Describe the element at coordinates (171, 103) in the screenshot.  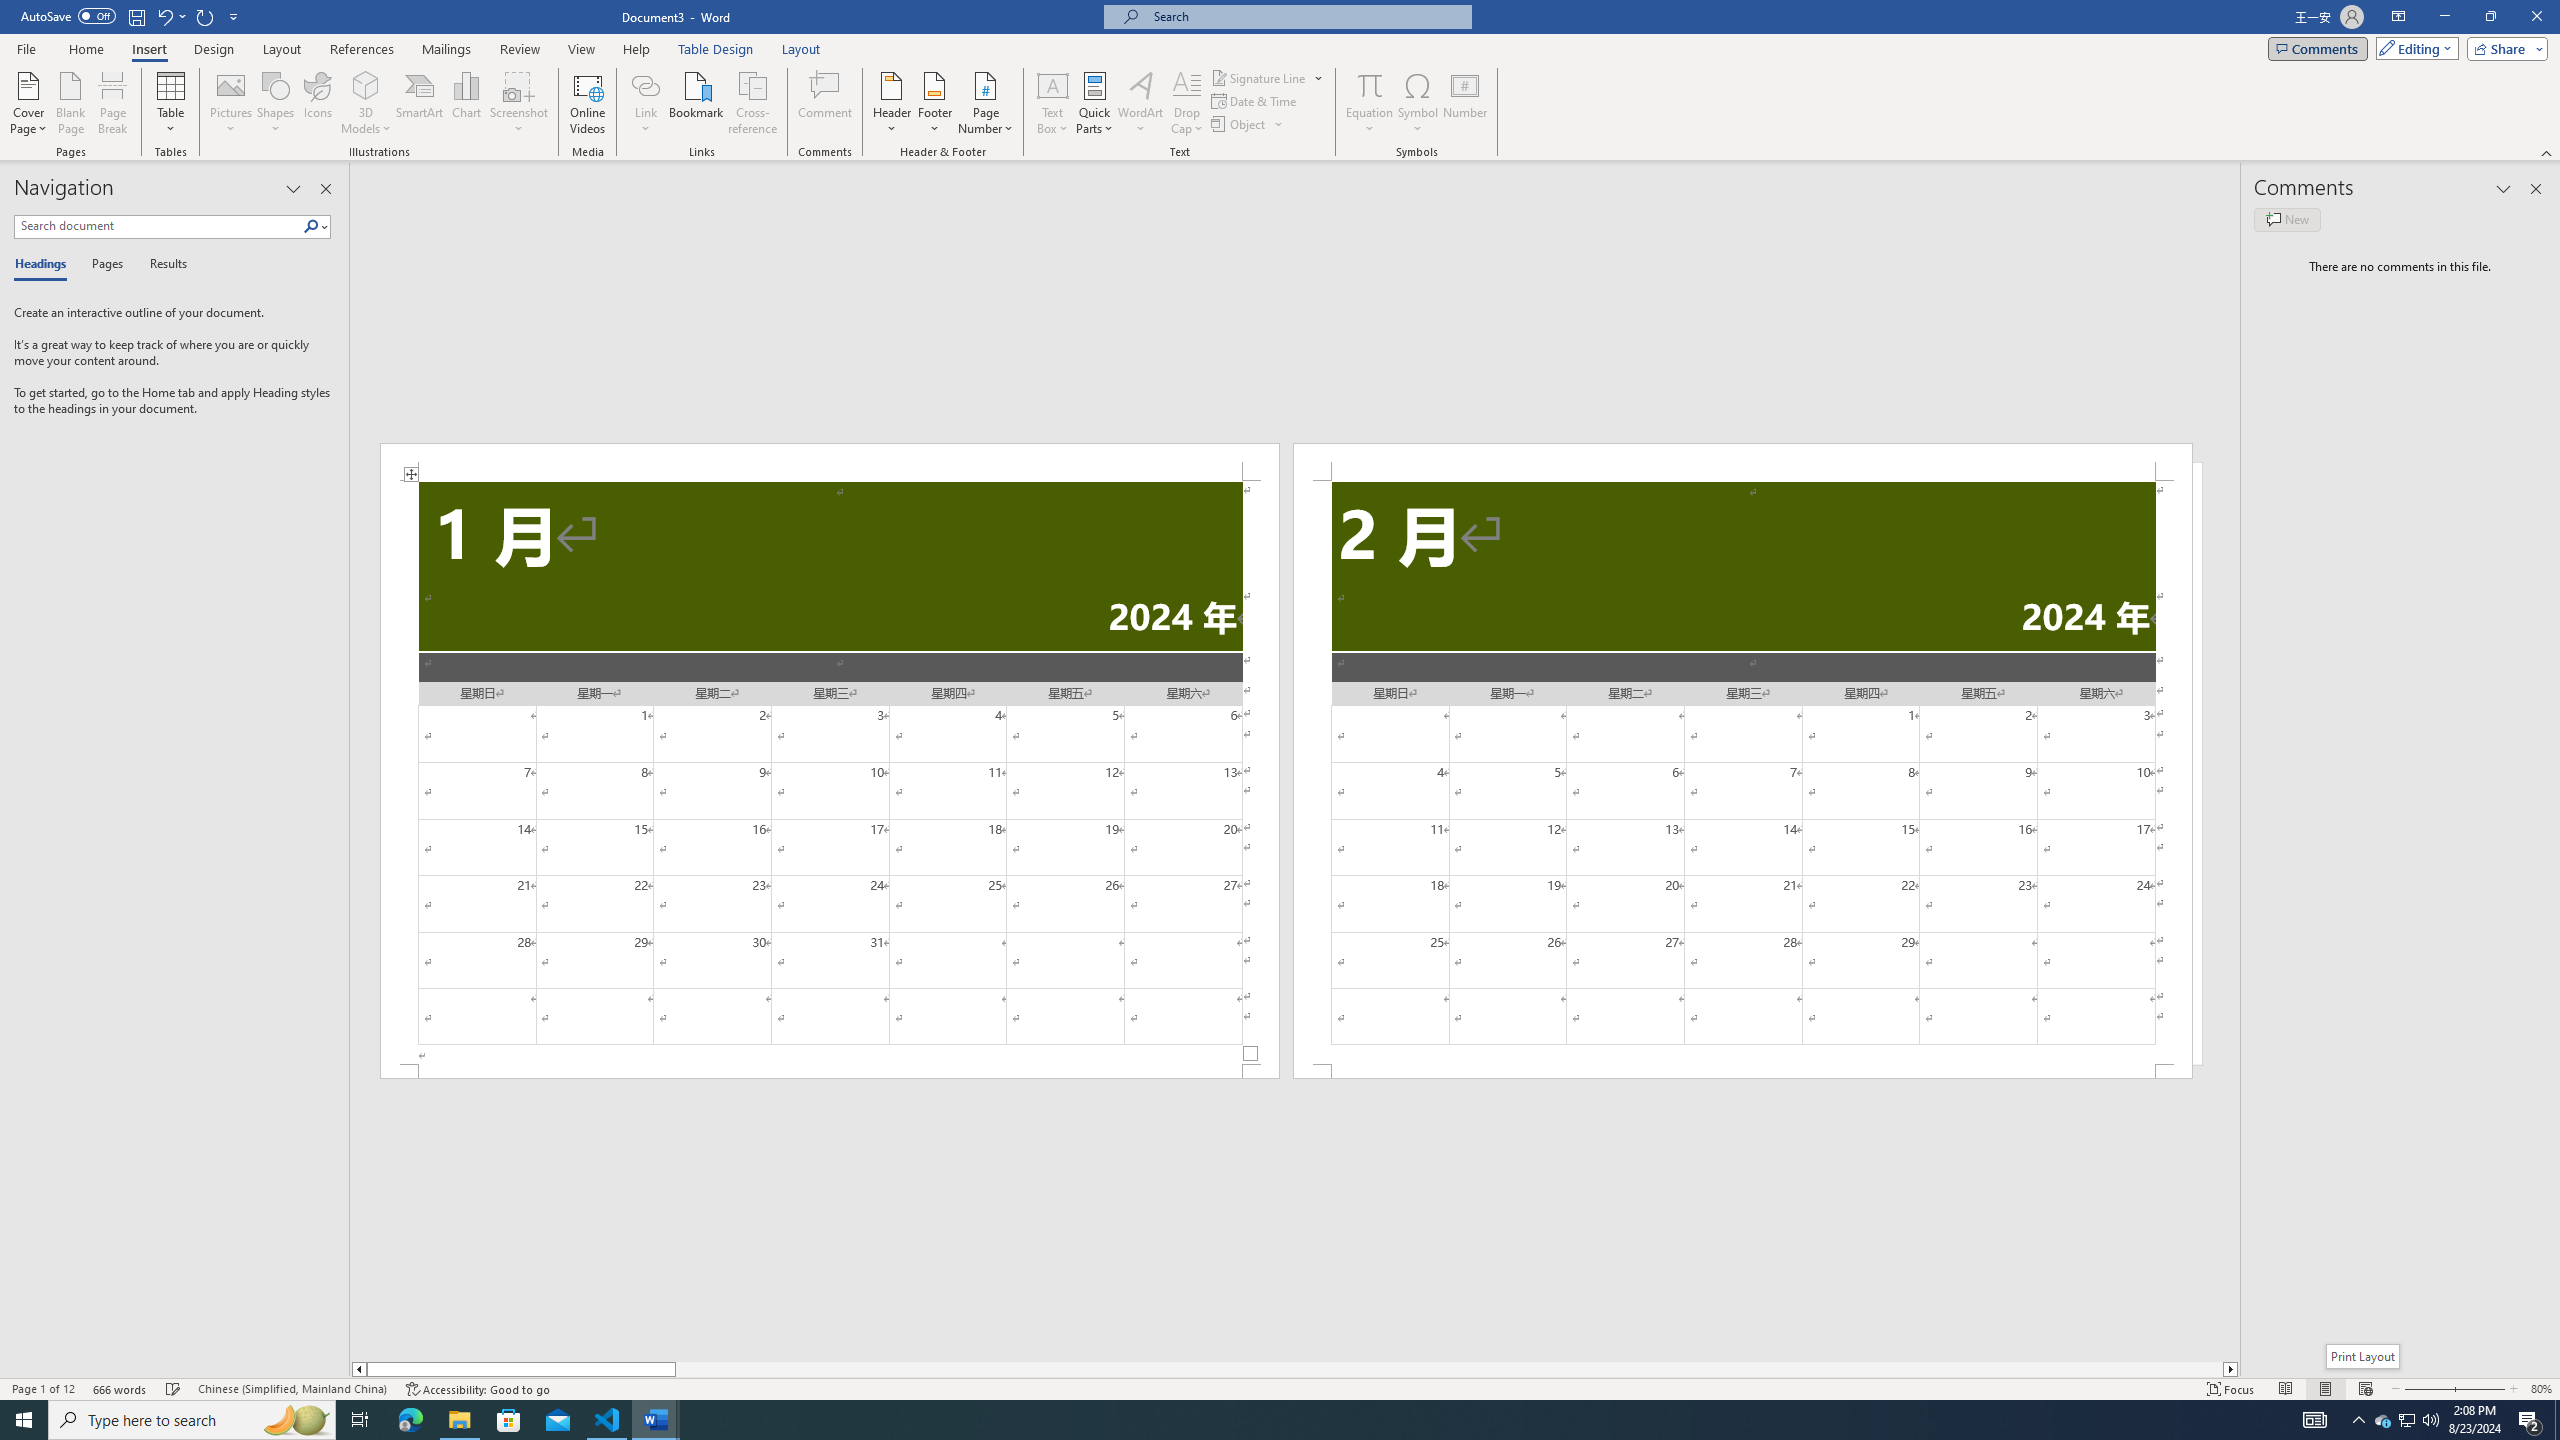
I see `'Table'` at that location.